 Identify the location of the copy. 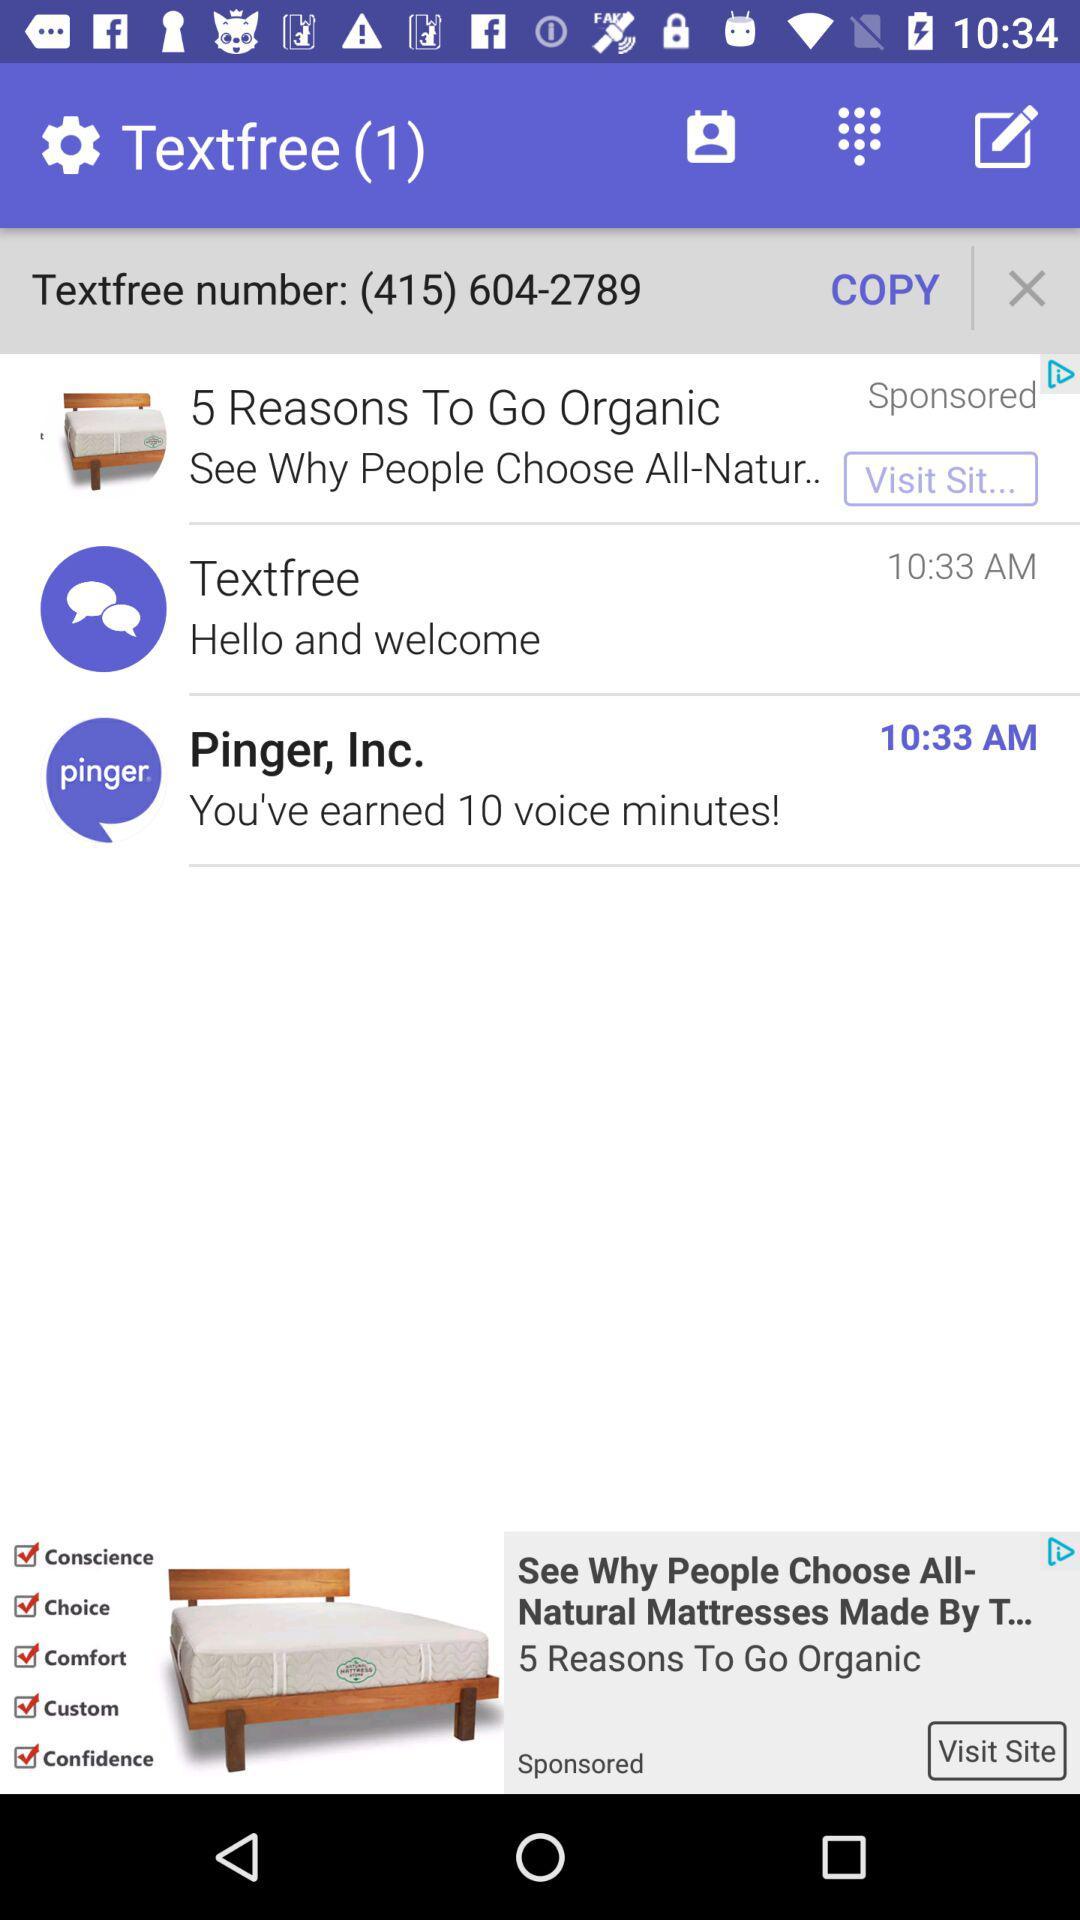
(883, 287).